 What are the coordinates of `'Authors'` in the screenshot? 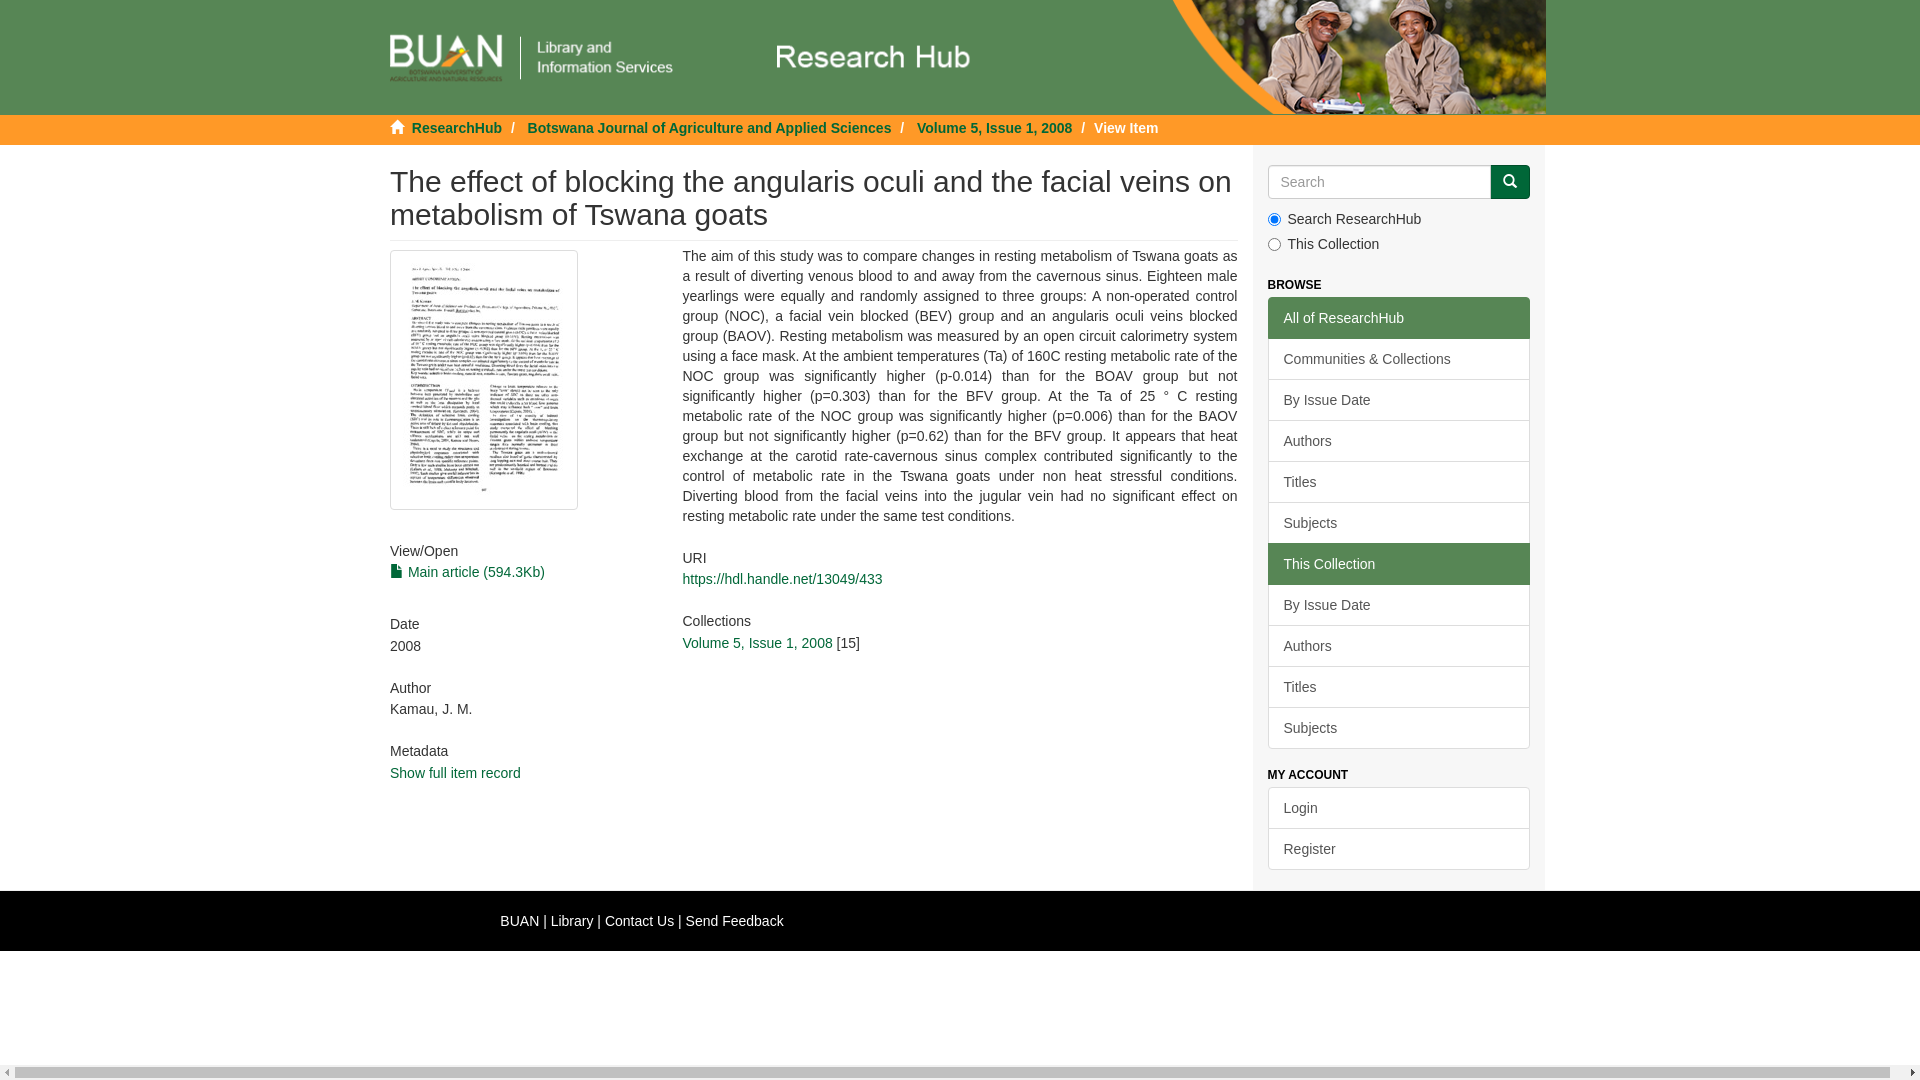 It's located at (1398, 439).